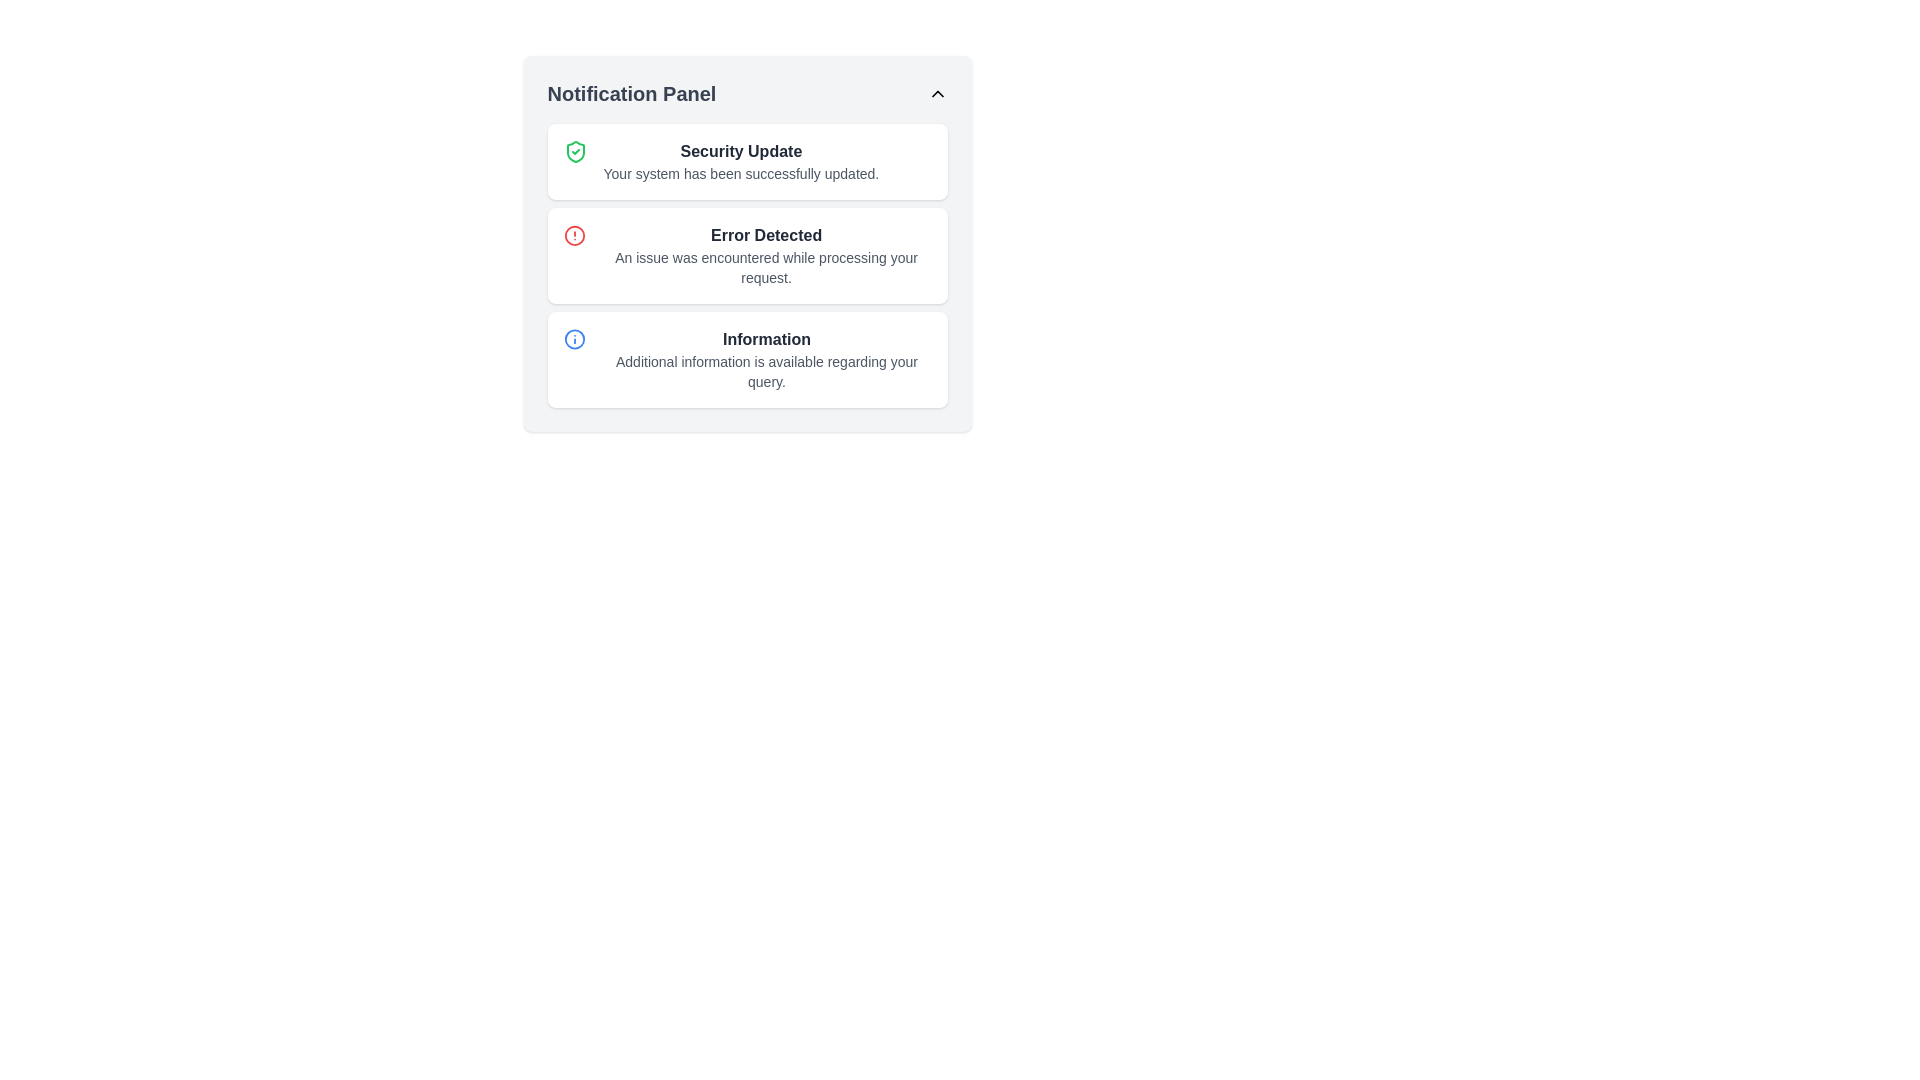 This screenshot has height=1080, width=1920. Describe the element at coordinates (766, 338) in the screenshot. I see `the heading text in the Notification Panel that denotes the type of notification, positioned above the additional information text` at that location.